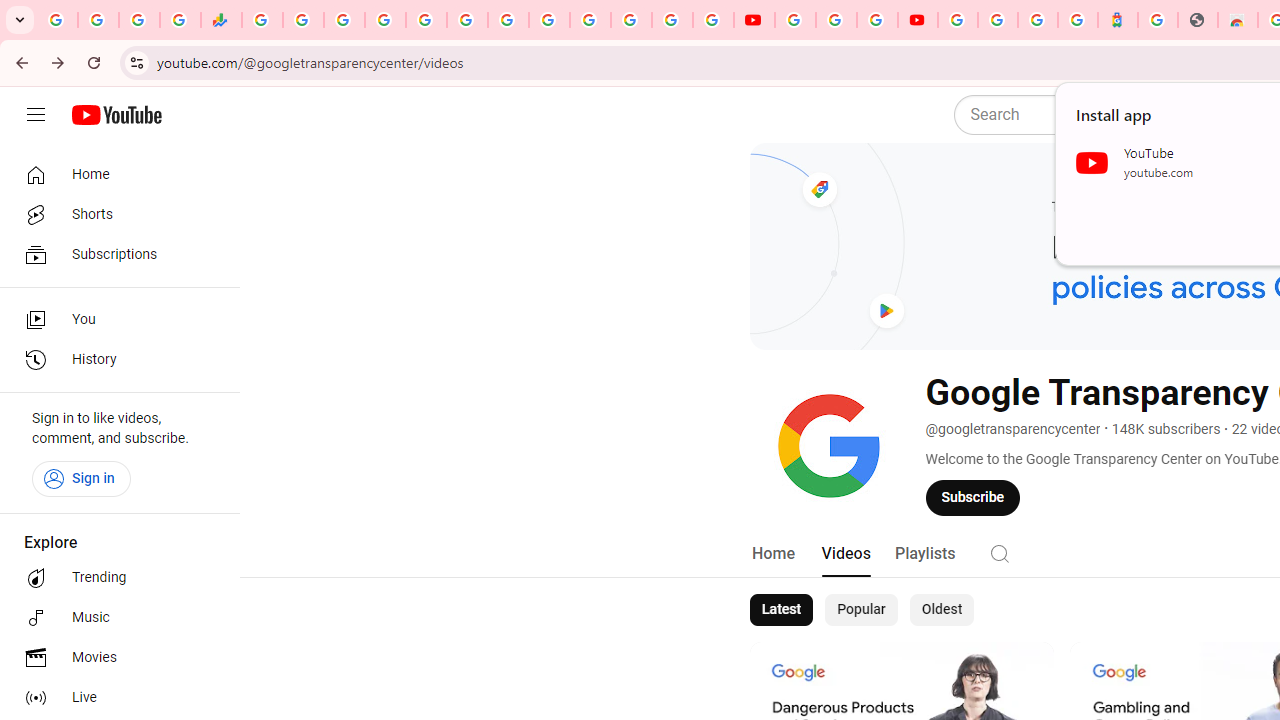 This screenshot has height=720, width=1280. What do you see at coordinates (115, 115) in the screenshot?
I see `'YouTube Home'` at bounding box center [115, 115].